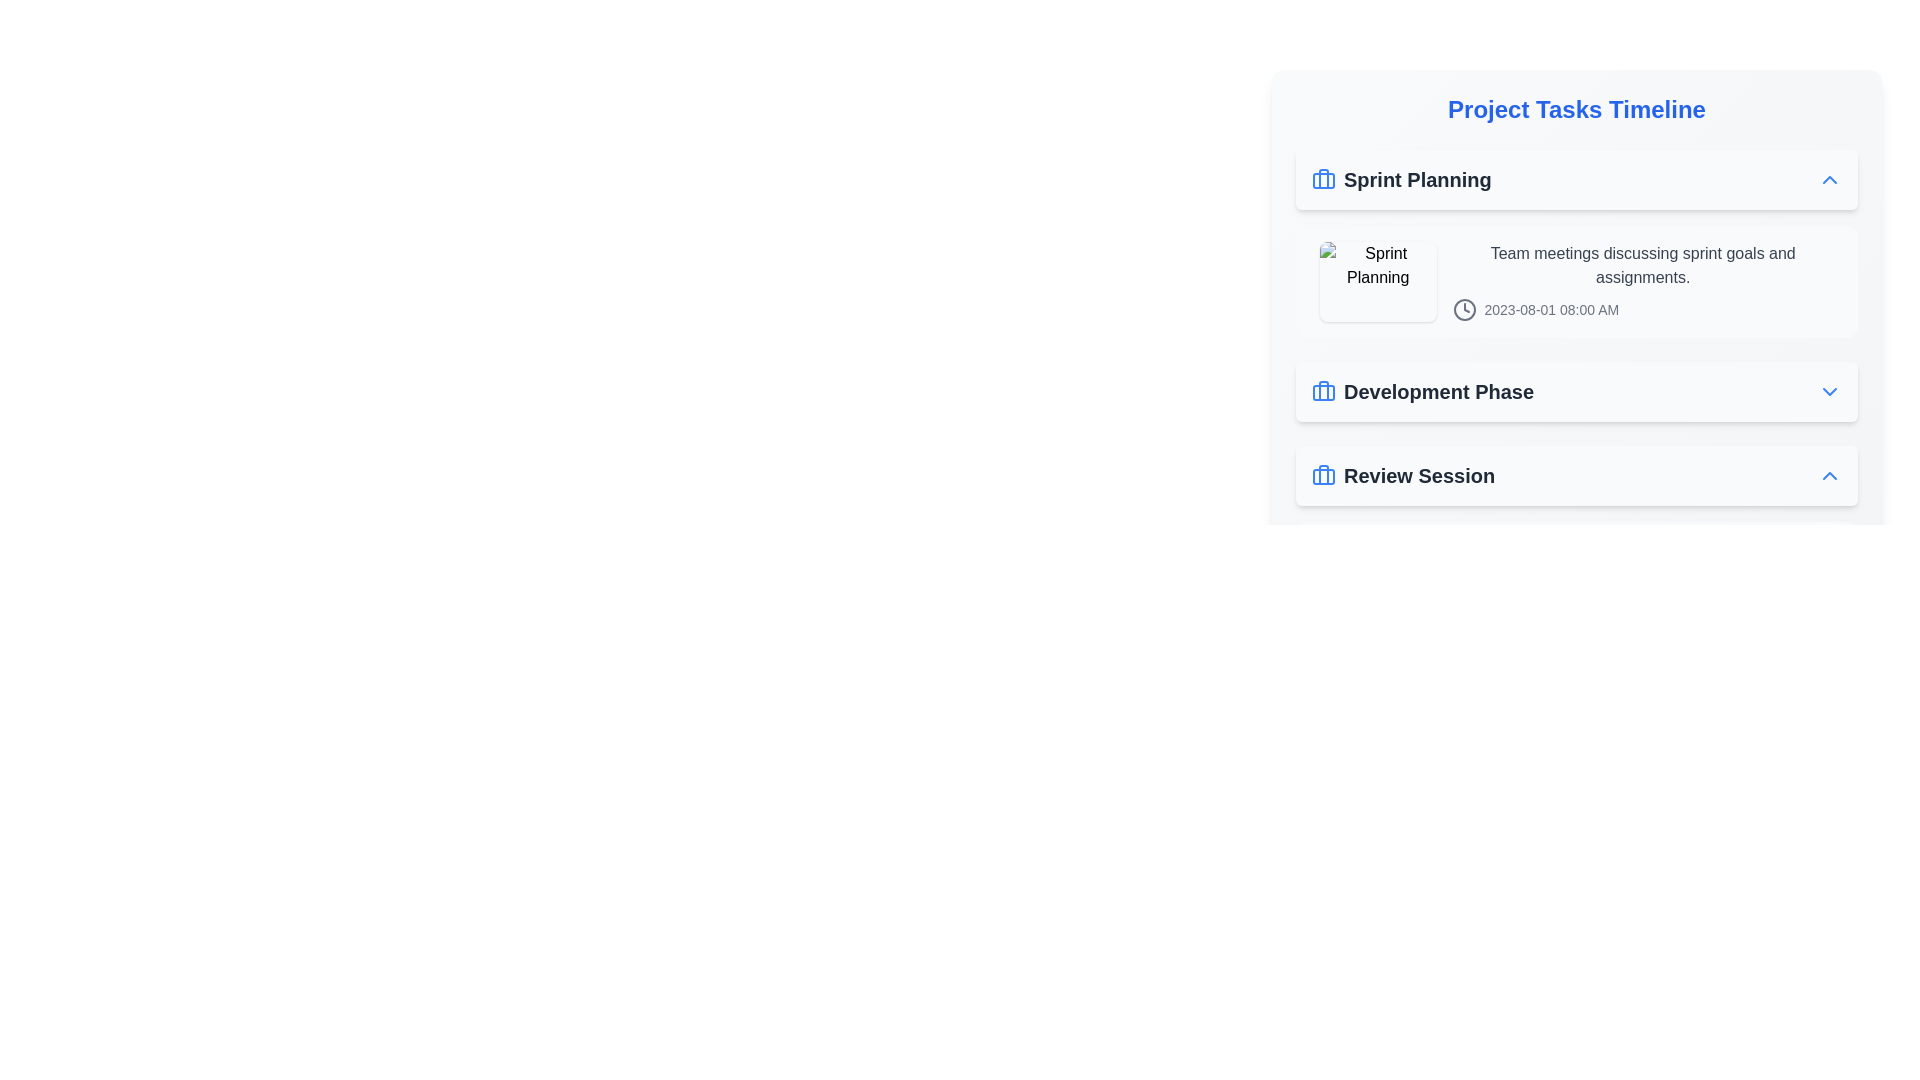 This screenshot has height=1080, width=1920. I want to click on the button in the top-right corner of the 'Sprint Planning' section, so click(1829, 180).